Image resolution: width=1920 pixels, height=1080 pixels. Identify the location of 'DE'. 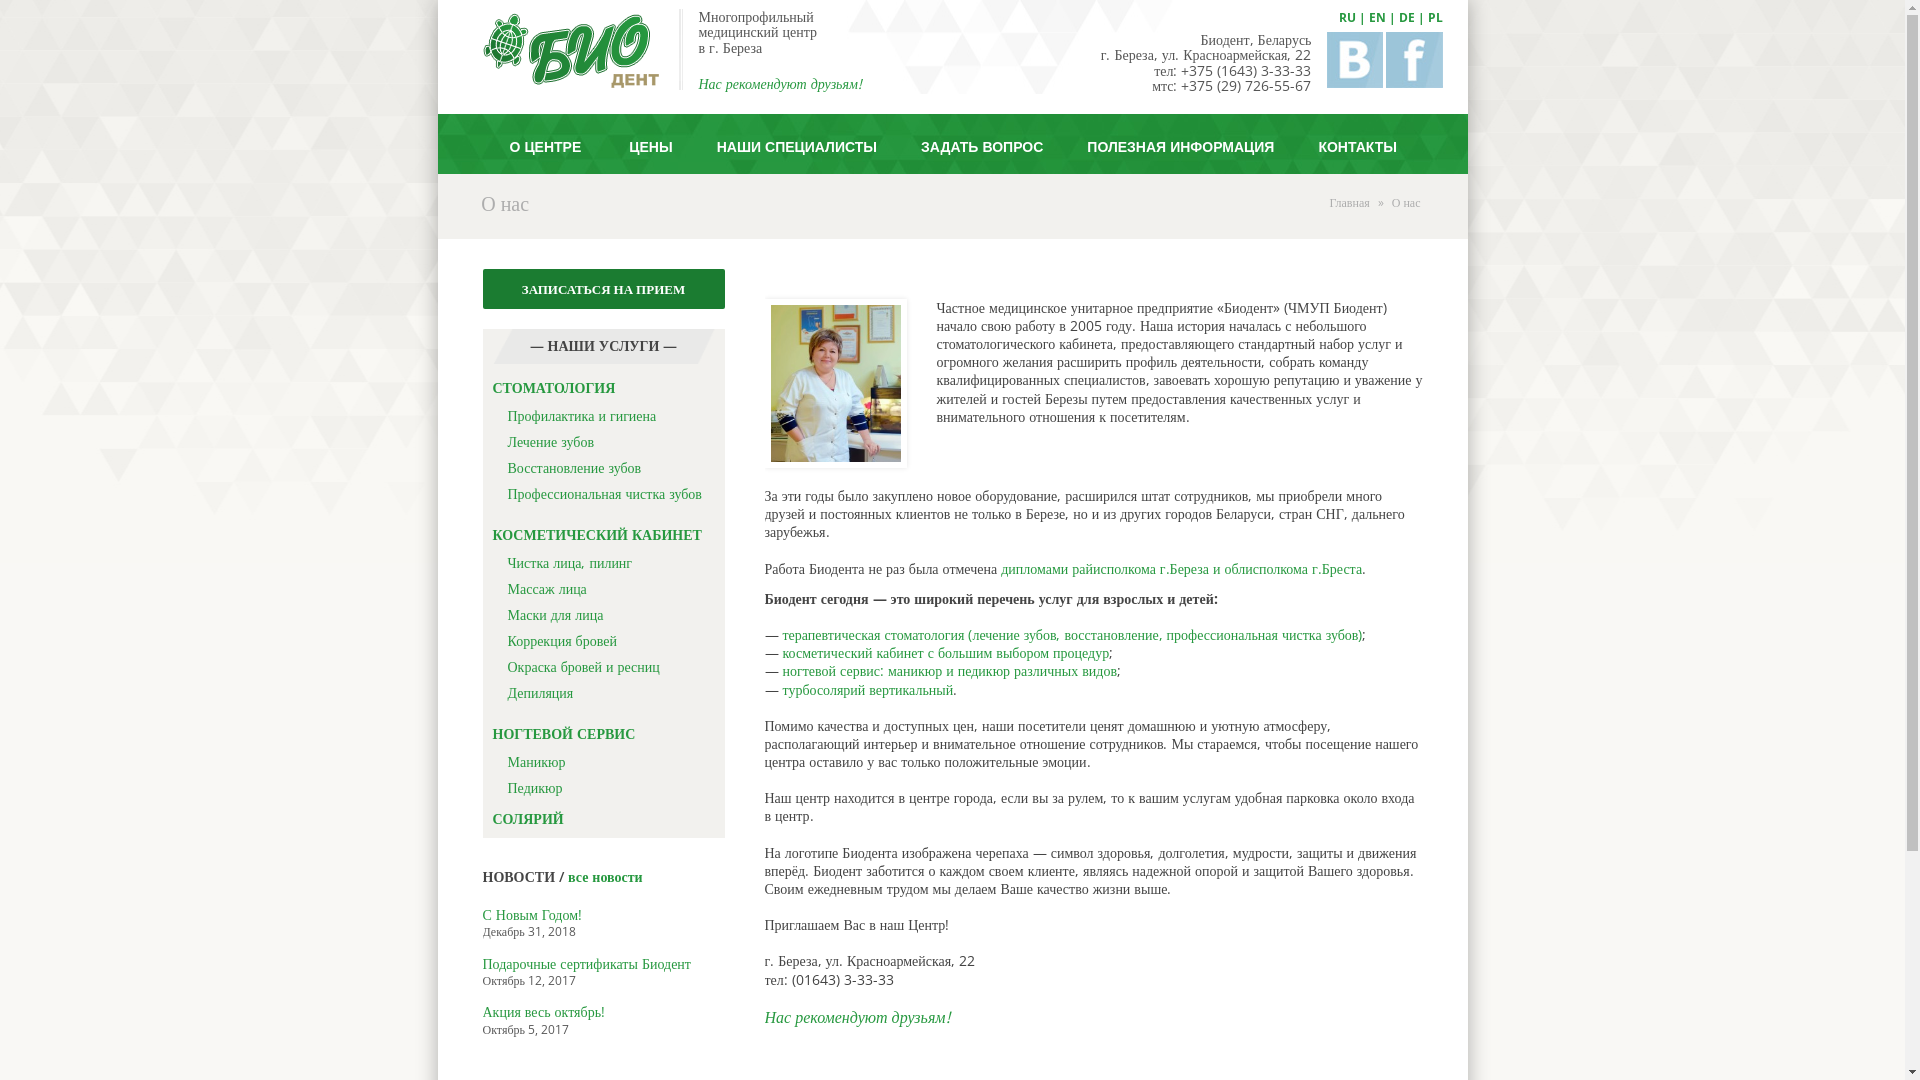
(1405, 17).